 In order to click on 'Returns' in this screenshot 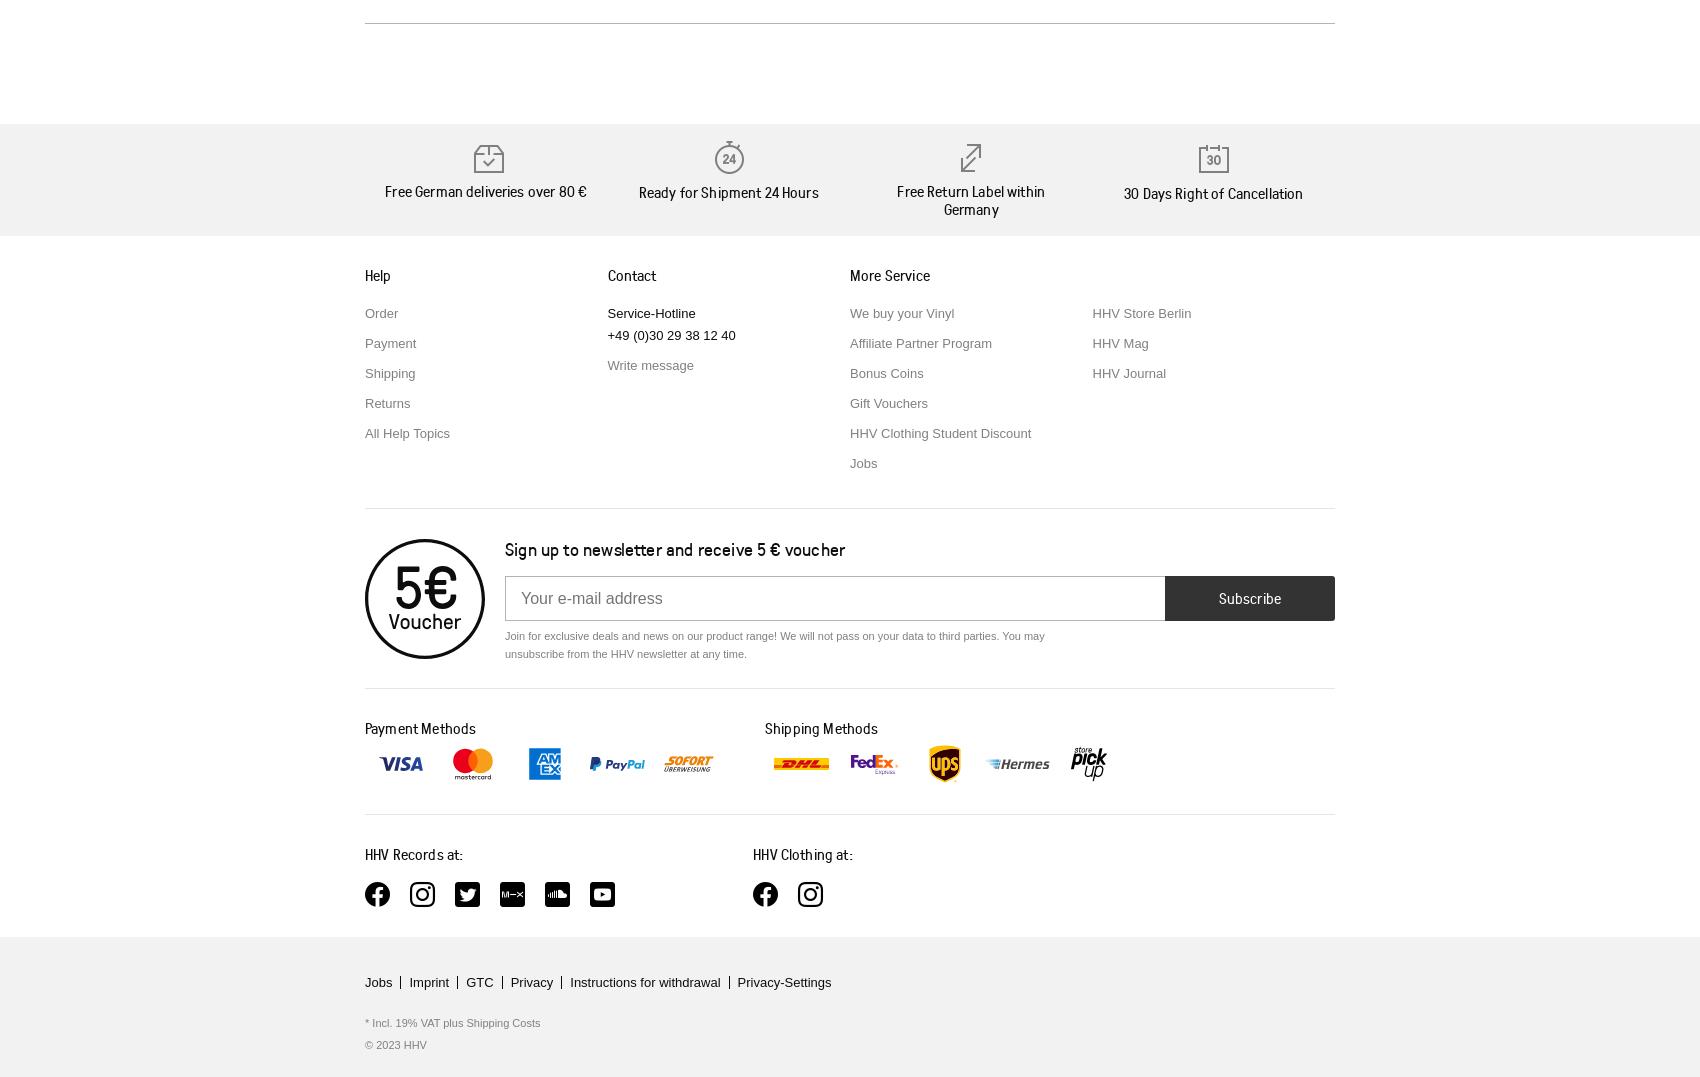, I will do `click(386, 403)`.